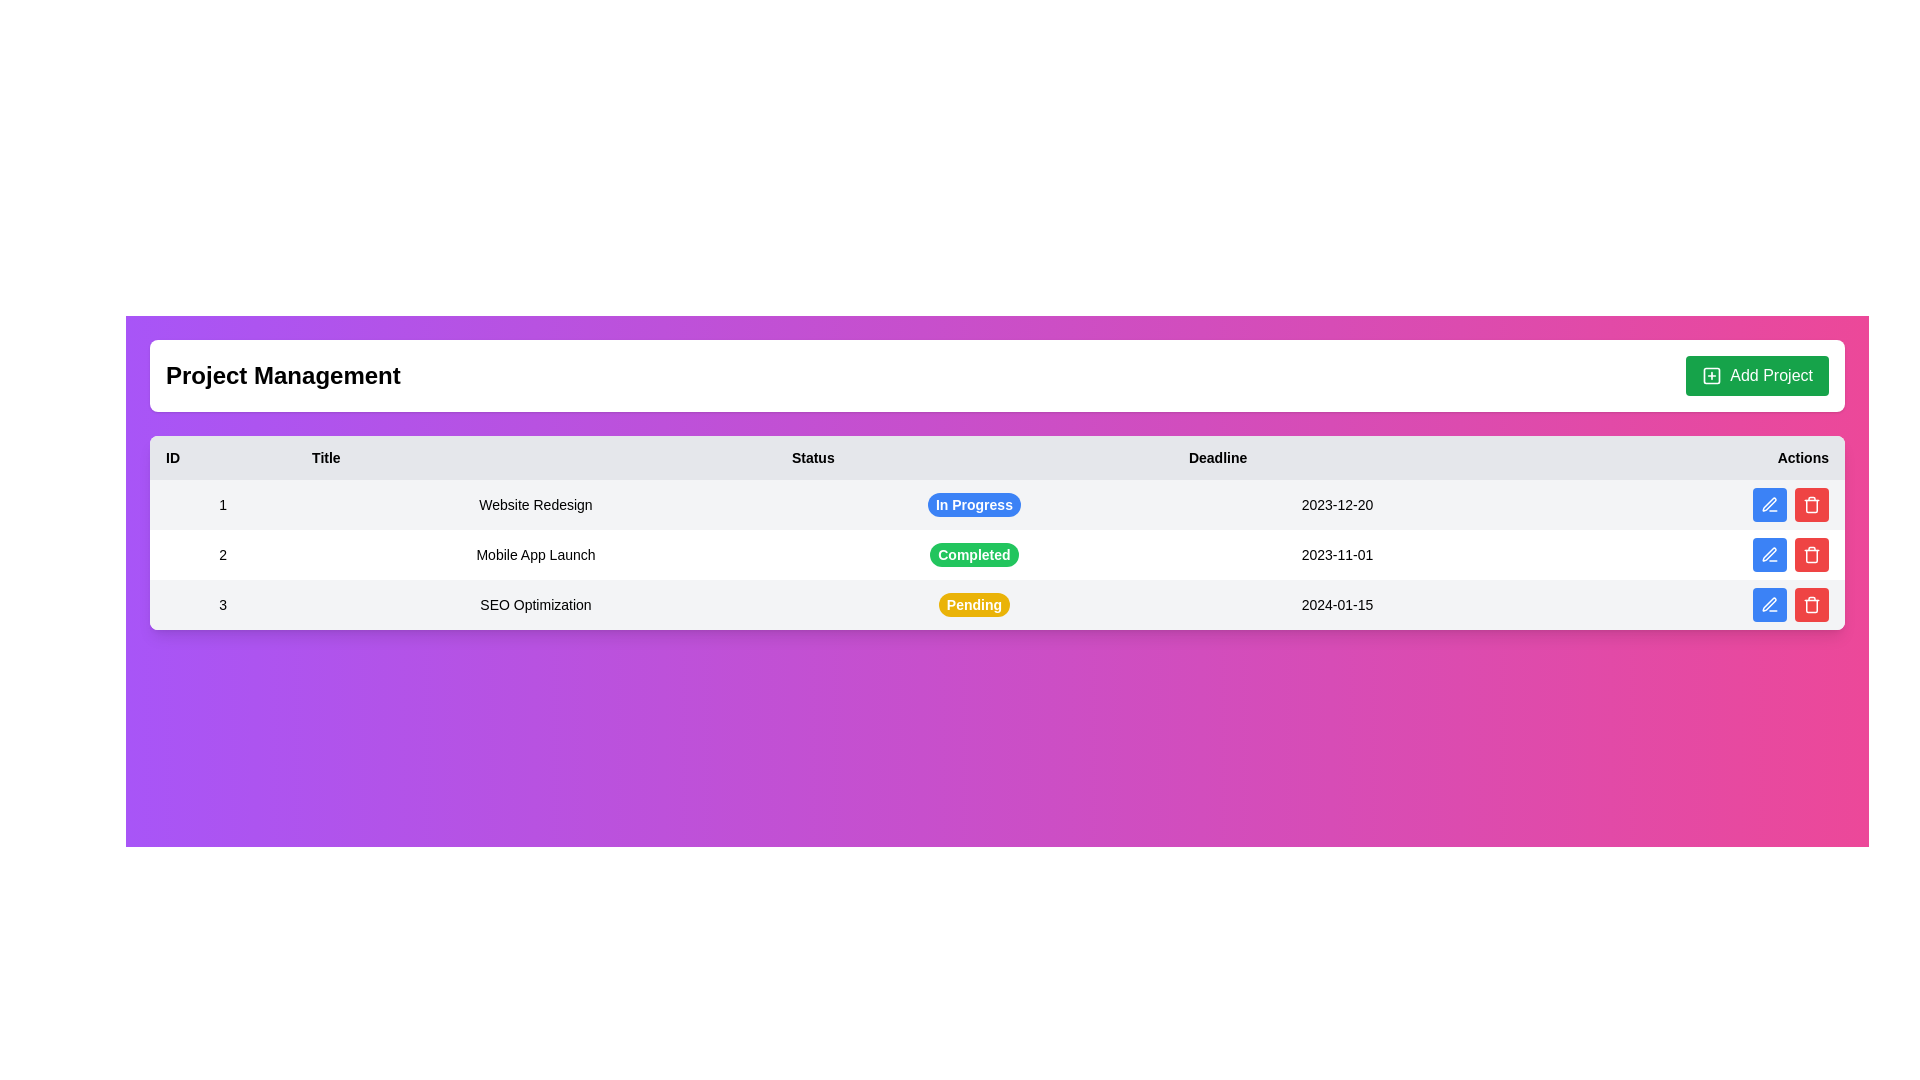 Image resolution: width=1920 pixels, height=1080 pixels. Describe the element at coordinates (1337, 504) in the screenshot. I see `text content displayed as '2023-12-20' in the fourth cell of the first row in the 'Deadline' column of the table` at that location.